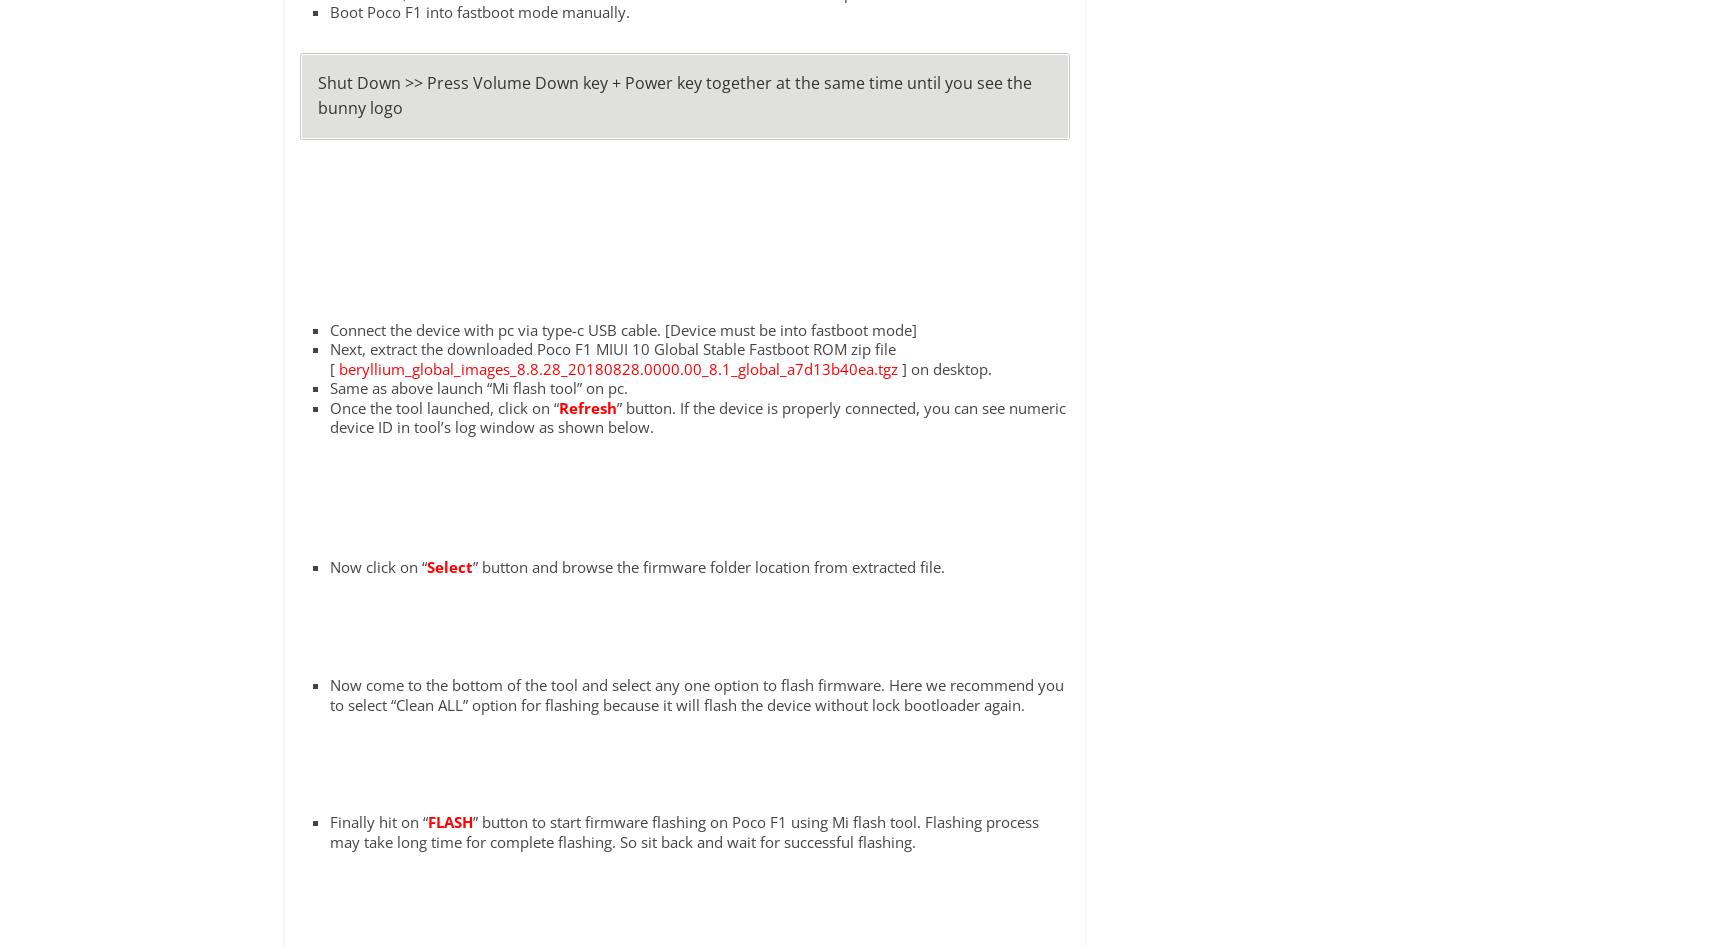 The width and height of the screenshot is (1709, 946). I want to click on 'Same as above launch “Mi flash tool” on pc.', so click(477, 387).